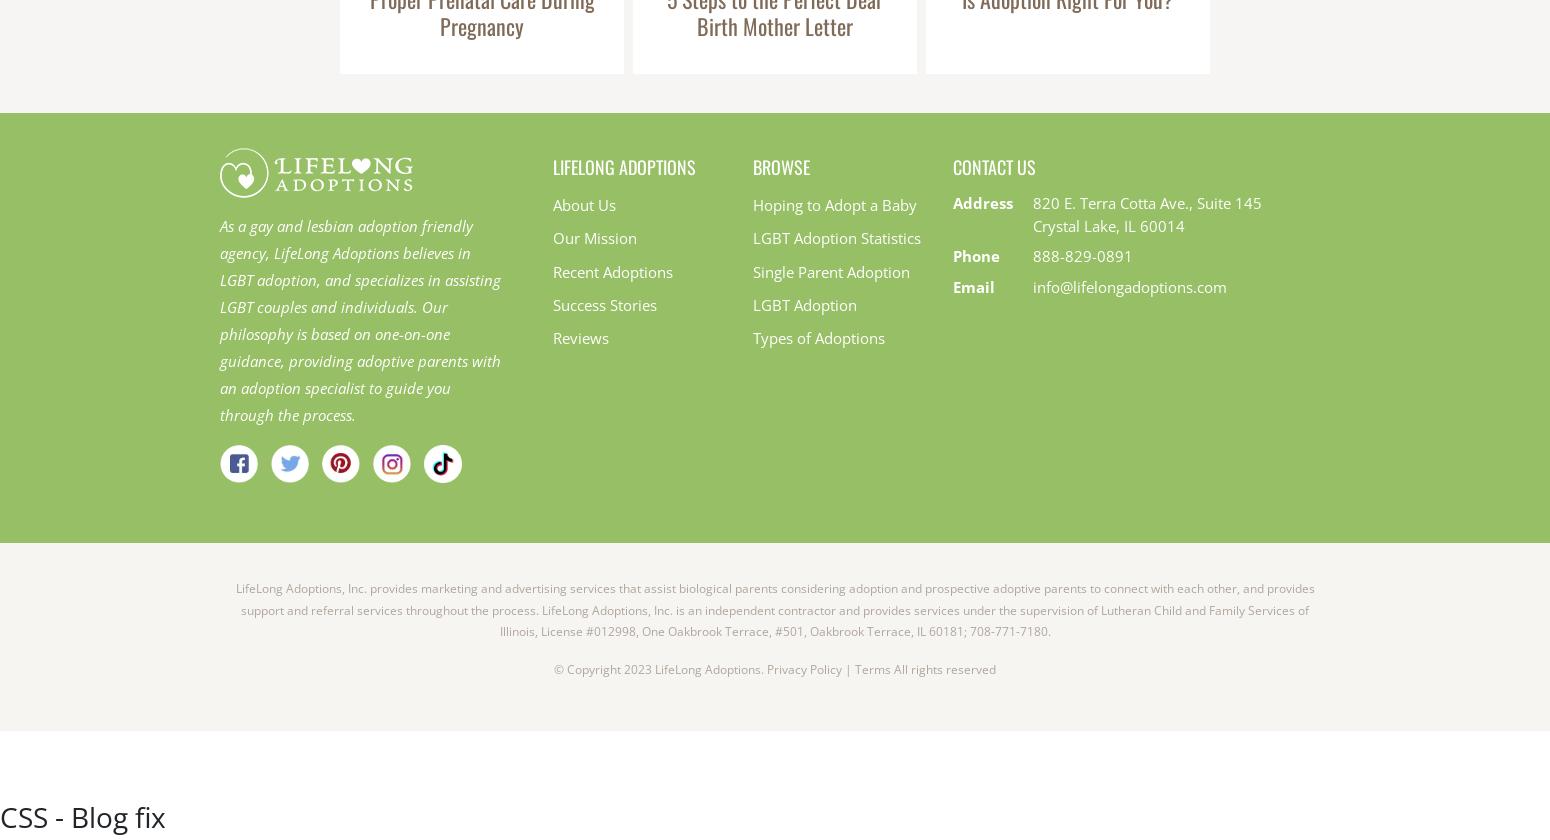  I want to click on '820 E. Terra Cotta Ave., Suite 145', so click(1031, 203).